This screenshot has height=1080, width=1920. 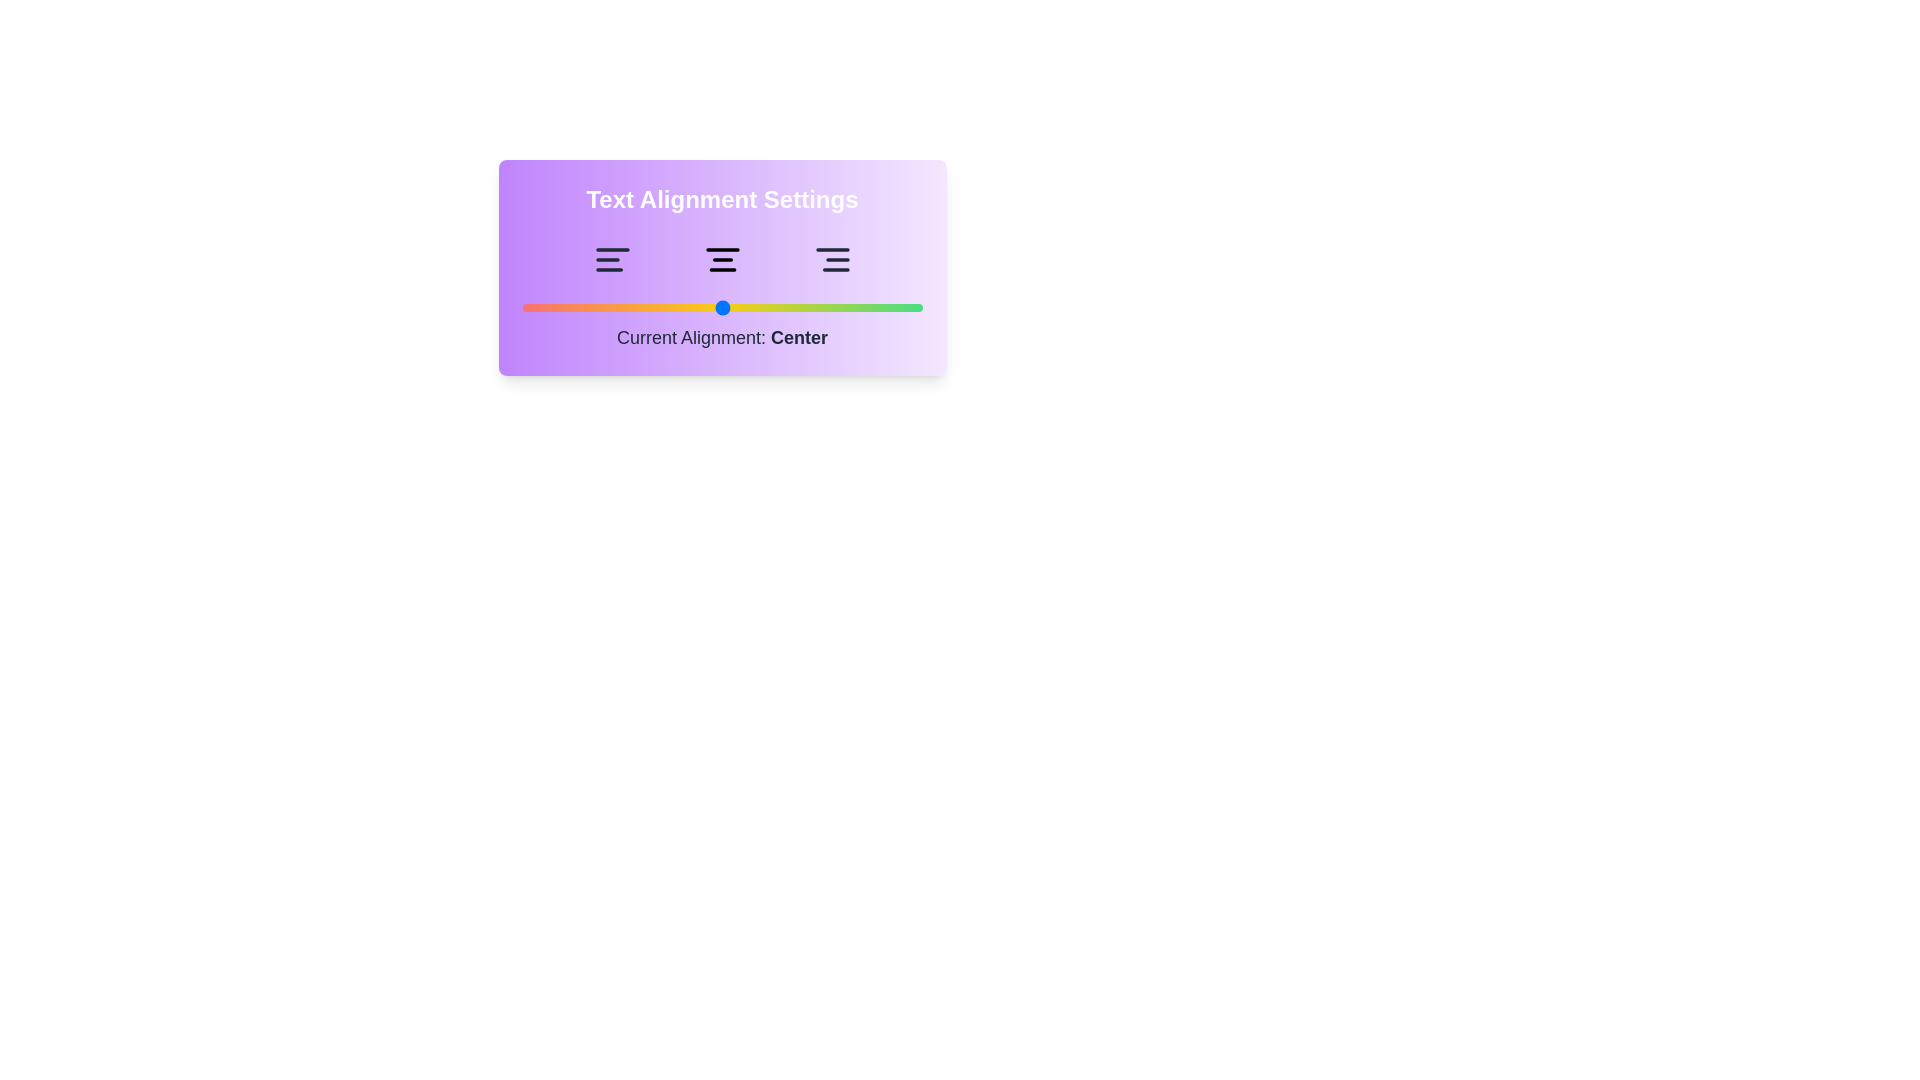 I want to click on the alignment slider to 34 and observe the text indicator update, so click(x=658, y=308).